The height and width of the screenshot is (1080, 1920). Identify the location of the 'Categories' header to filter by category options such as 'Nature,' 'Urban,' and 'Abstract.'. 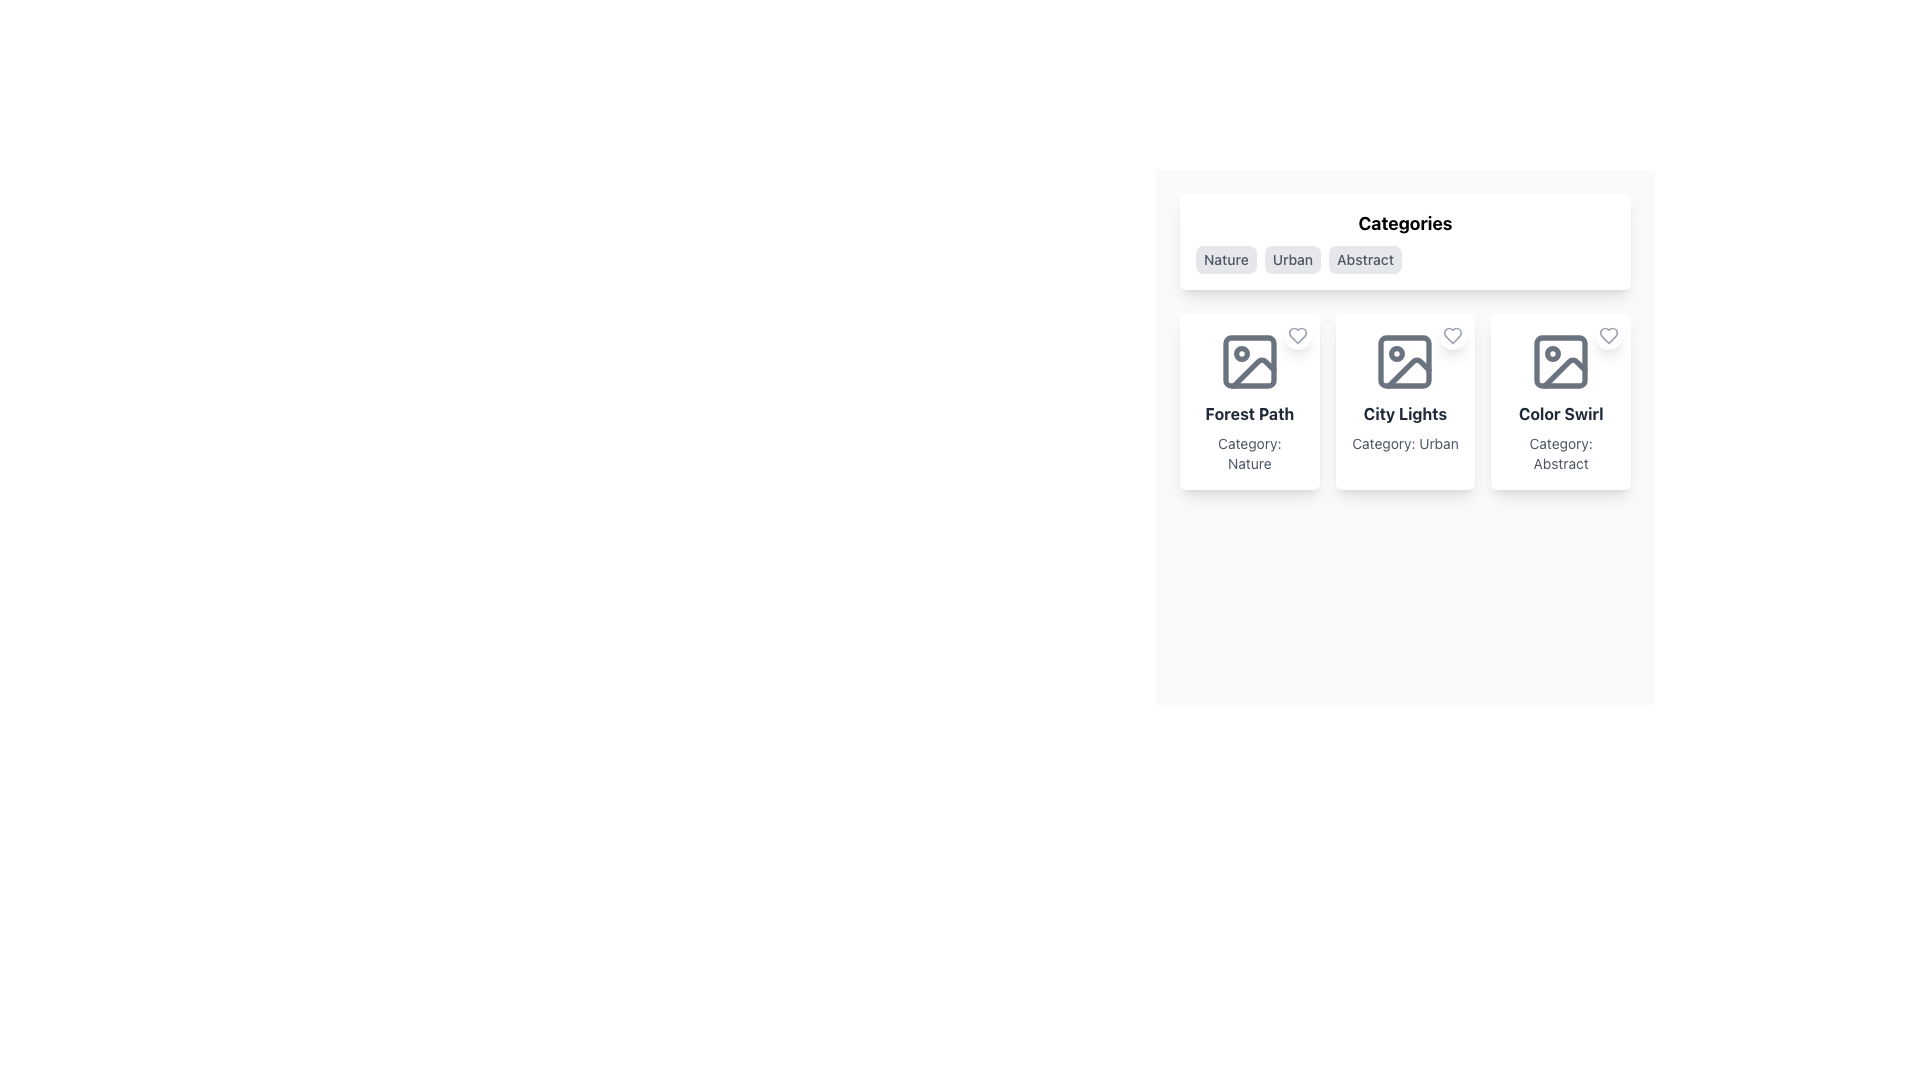
(1404, 241).